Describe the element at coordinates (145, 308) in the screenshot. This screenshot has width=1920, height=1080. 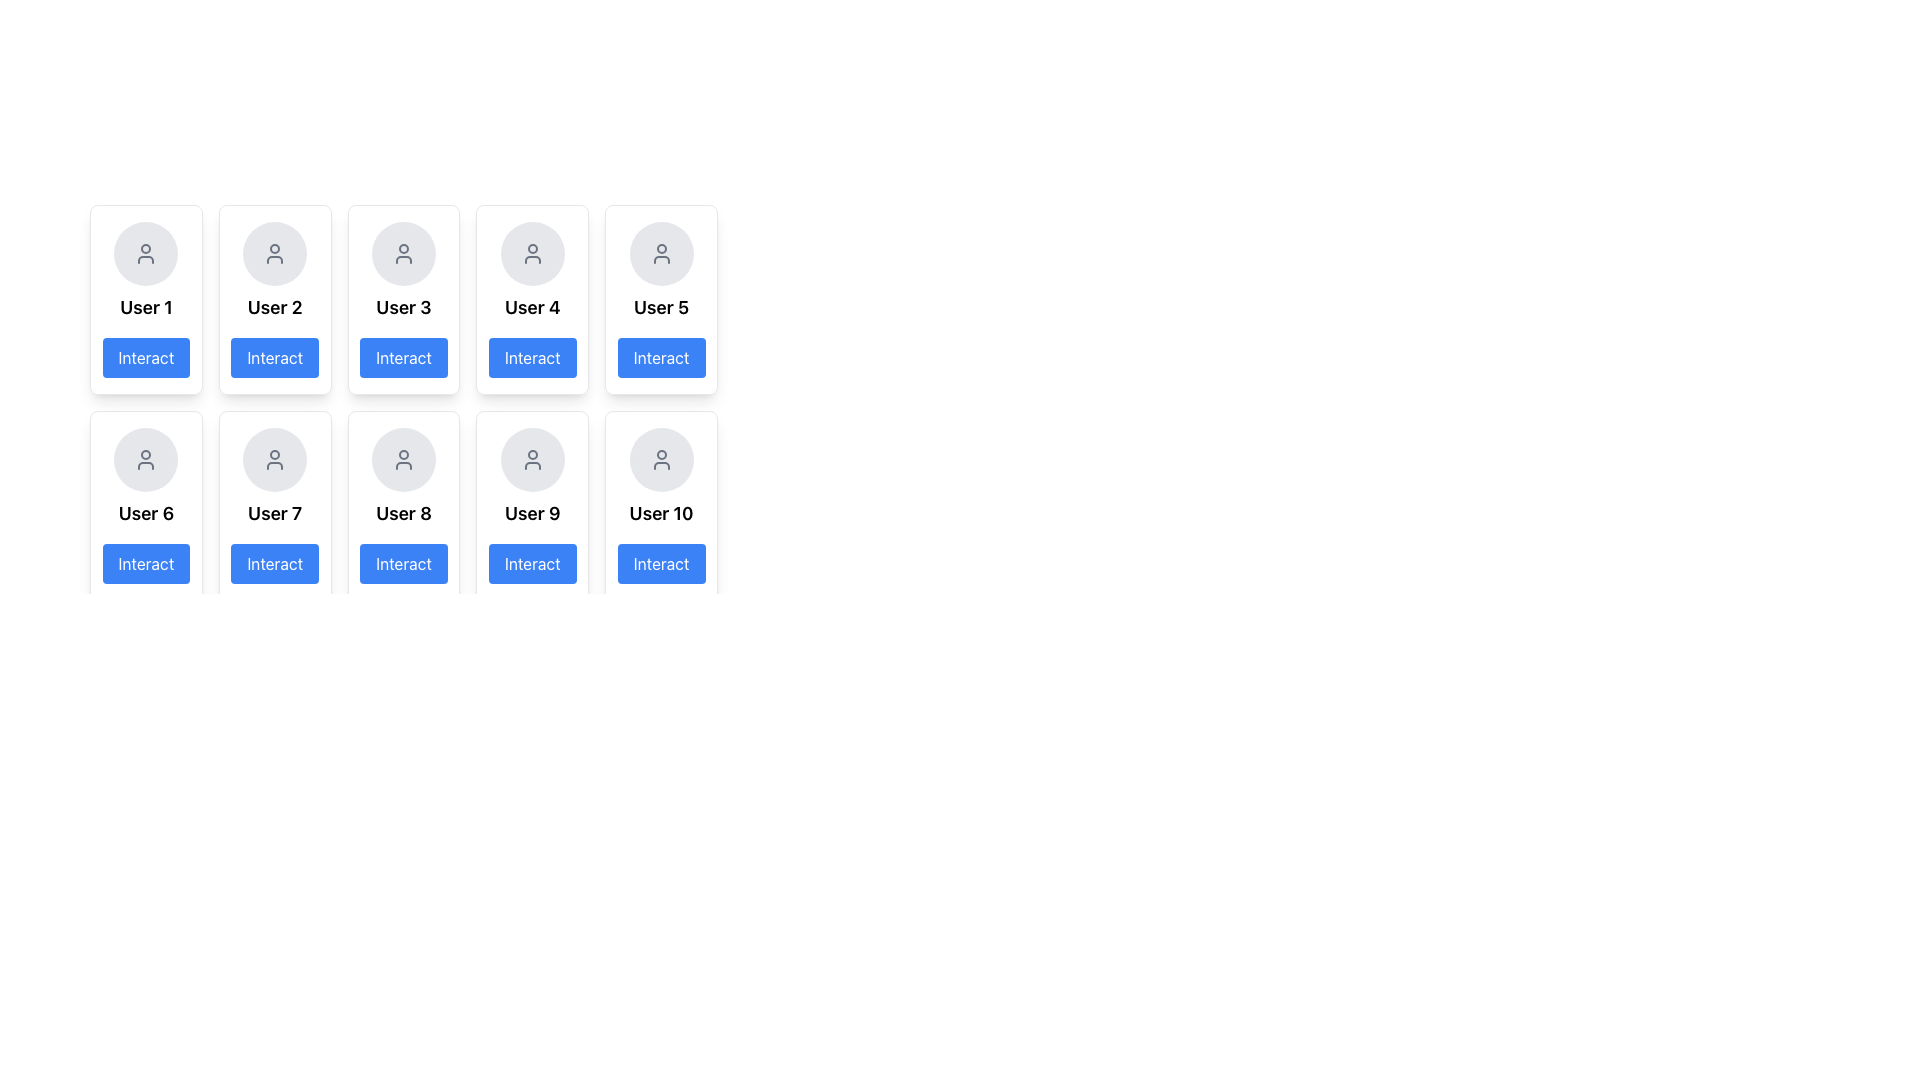
I see `the 'User 1' text label displayed in bold and large font, which is located in the first card of the grid layout, positioned centrally beneath an avatar icon and above the blue 'Interact' button` at that location.